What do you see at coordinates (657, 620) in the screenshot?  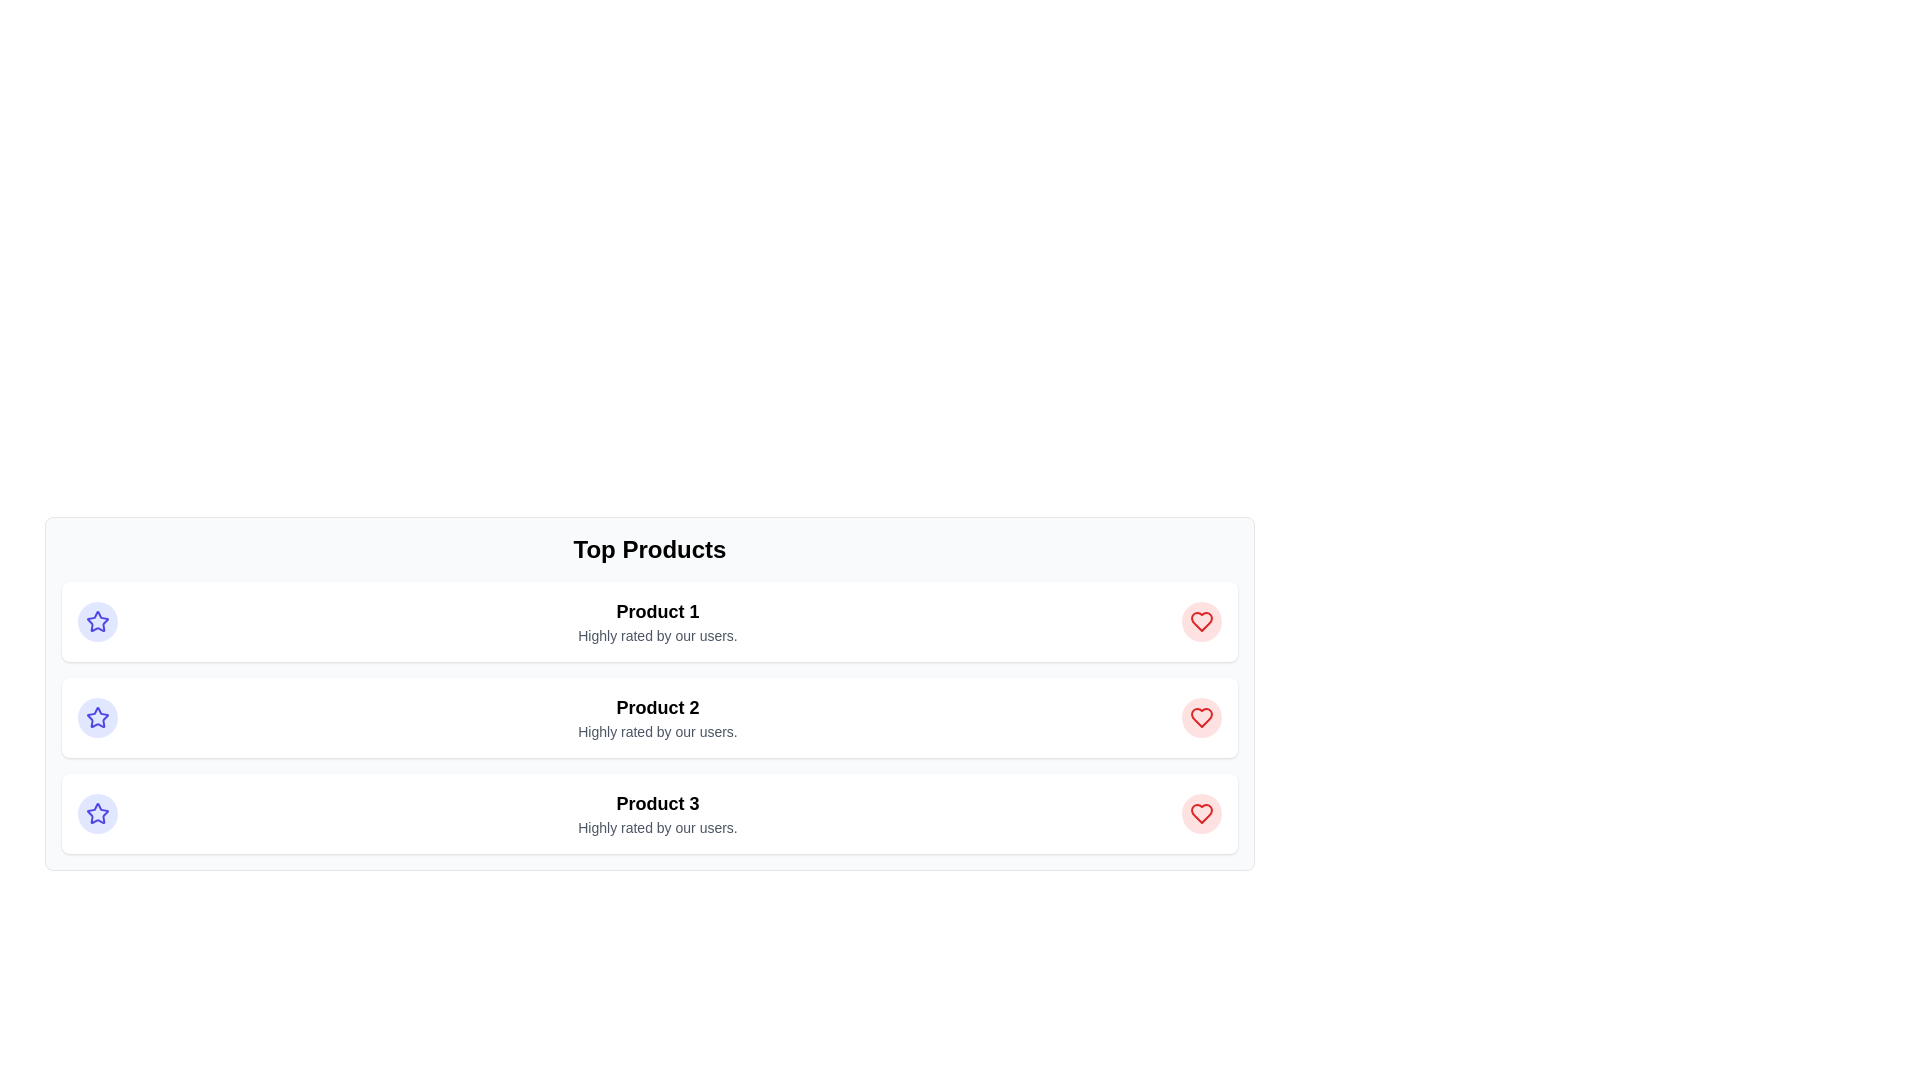 I see `the Text block that provides product information, located within the first item of the 'Top Products' list, positioned to the right of a circular icon and to the left of a heart-shaped button` at bounding box center [657, 620].